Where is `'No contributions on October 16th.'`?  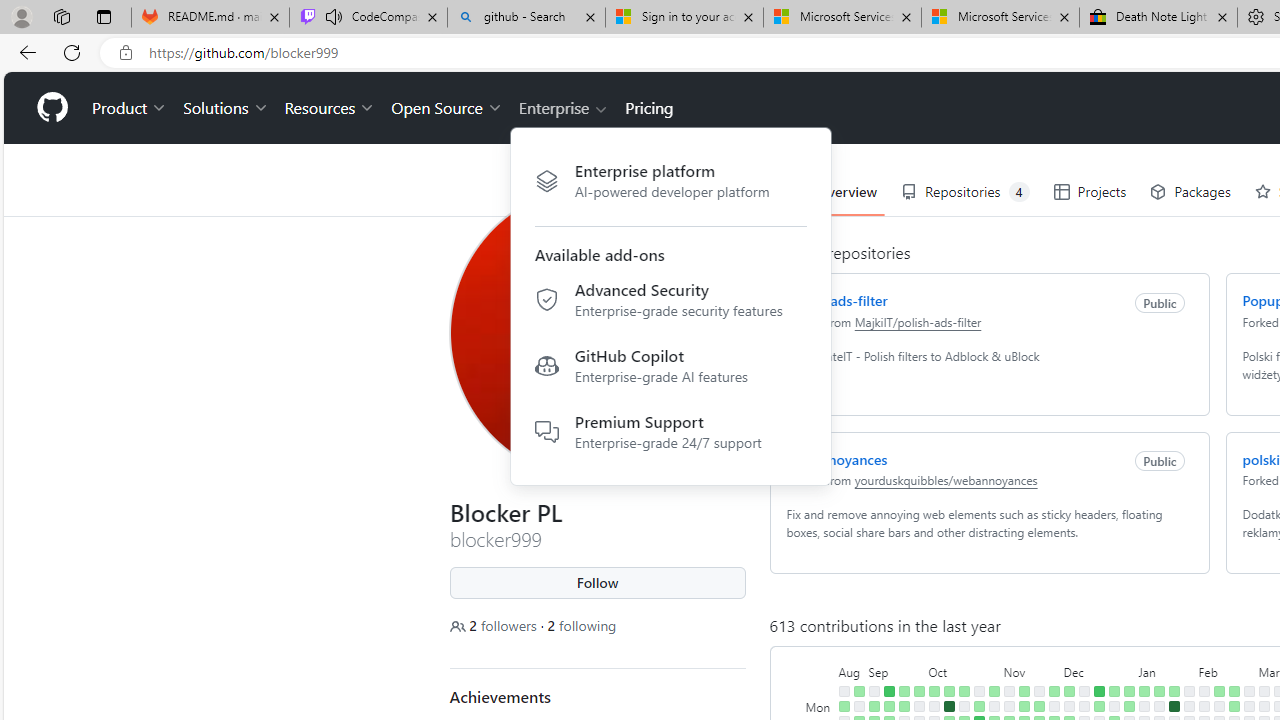
'No contributions on October 16th.' is located at coordinates (963, 705).